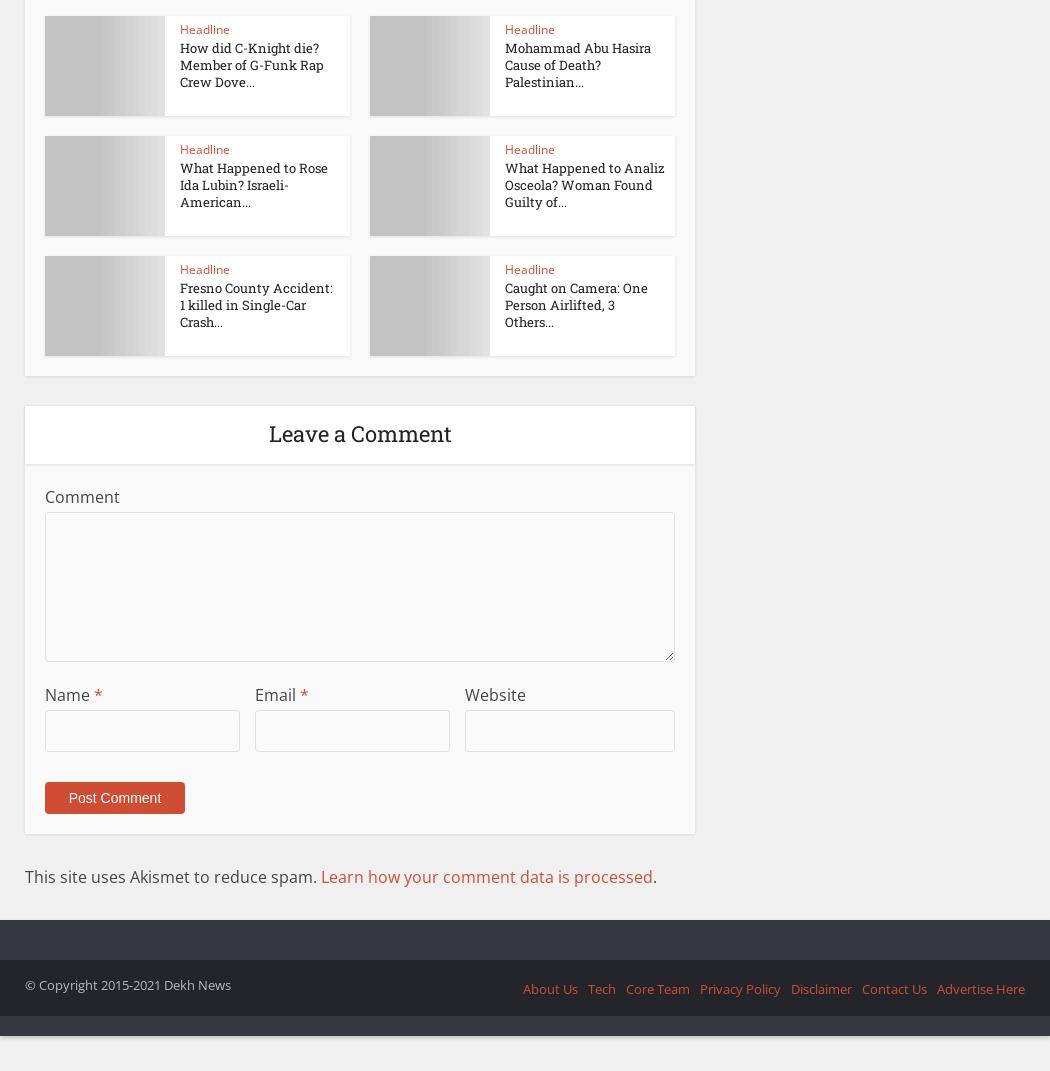 This screenshot has height=1071, width=1050. What do you see at coordinates (601, 987) in the screenshot?
I see `'Tech'` at bounding box center [601, 987].